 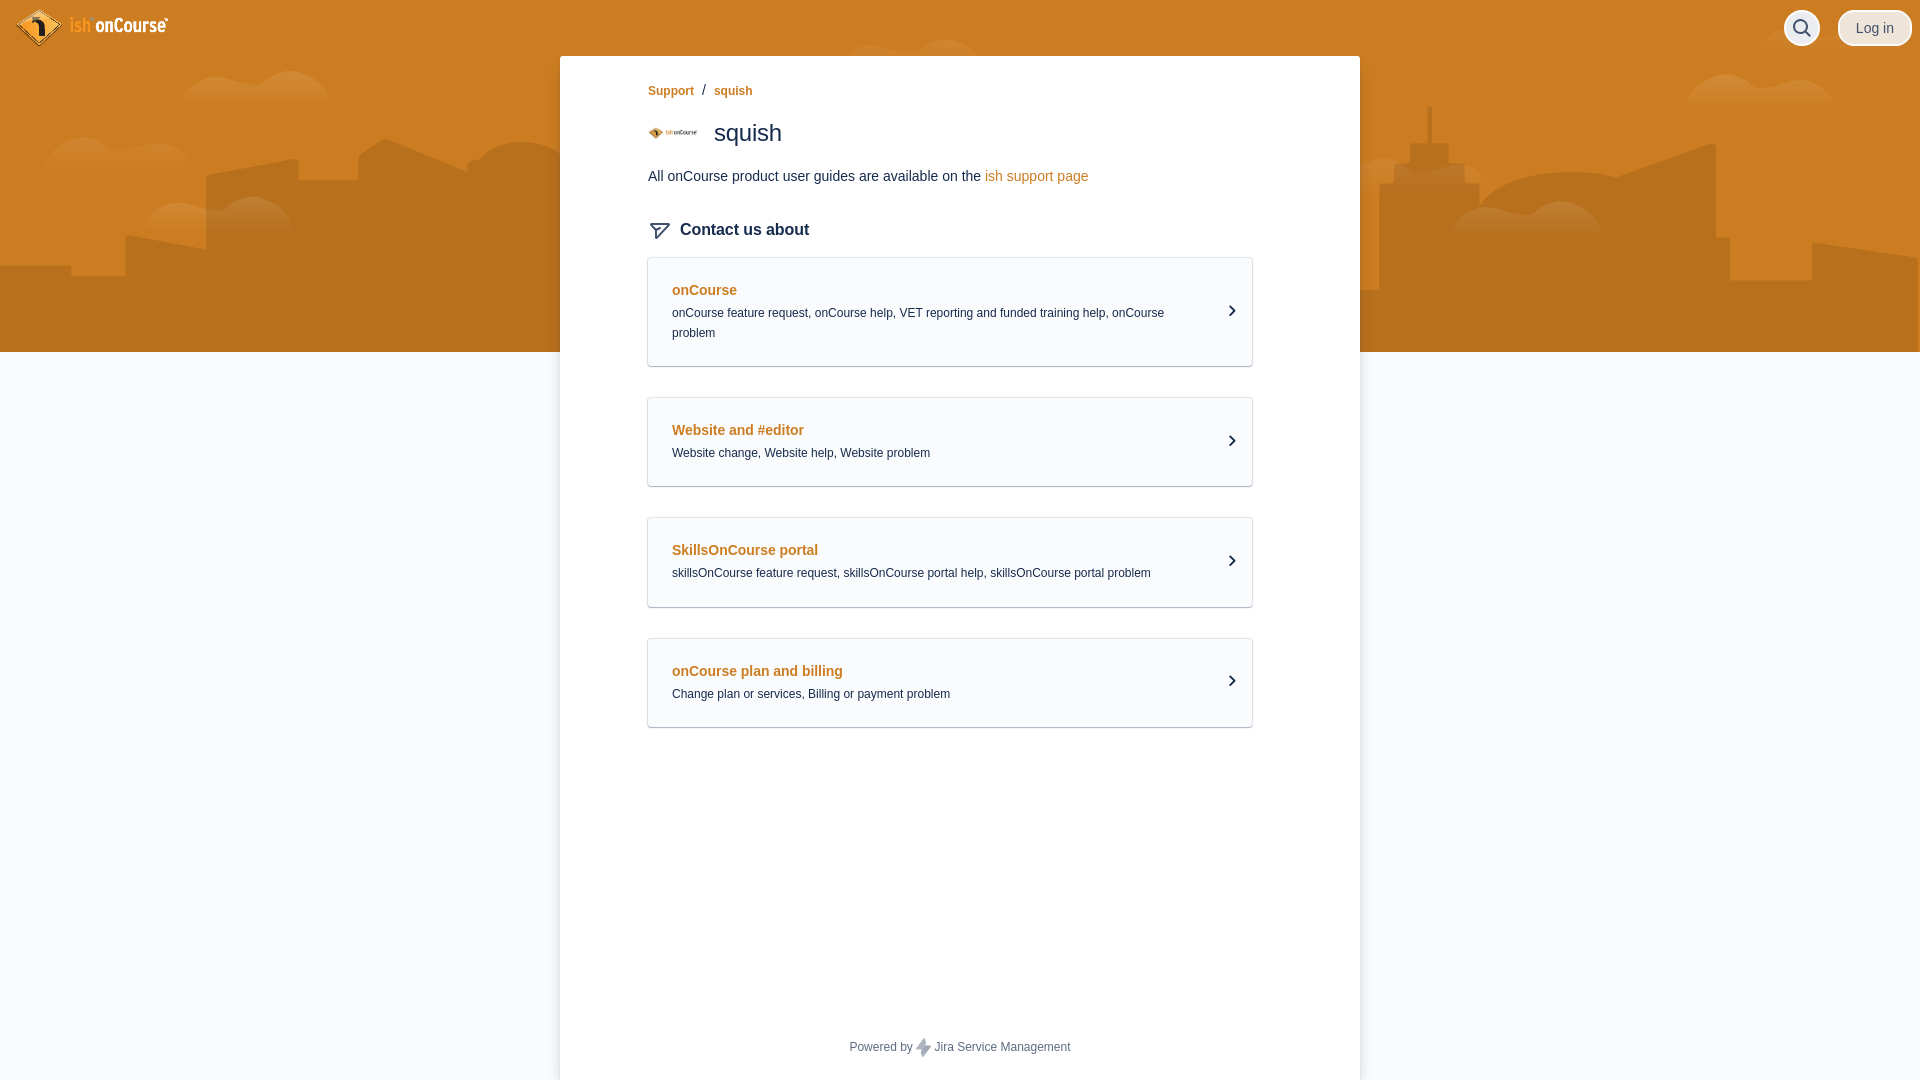 What do you see at coordinates (671, 91) in the screenshot?
I see `'Support'` at bounding box center [671, 91].